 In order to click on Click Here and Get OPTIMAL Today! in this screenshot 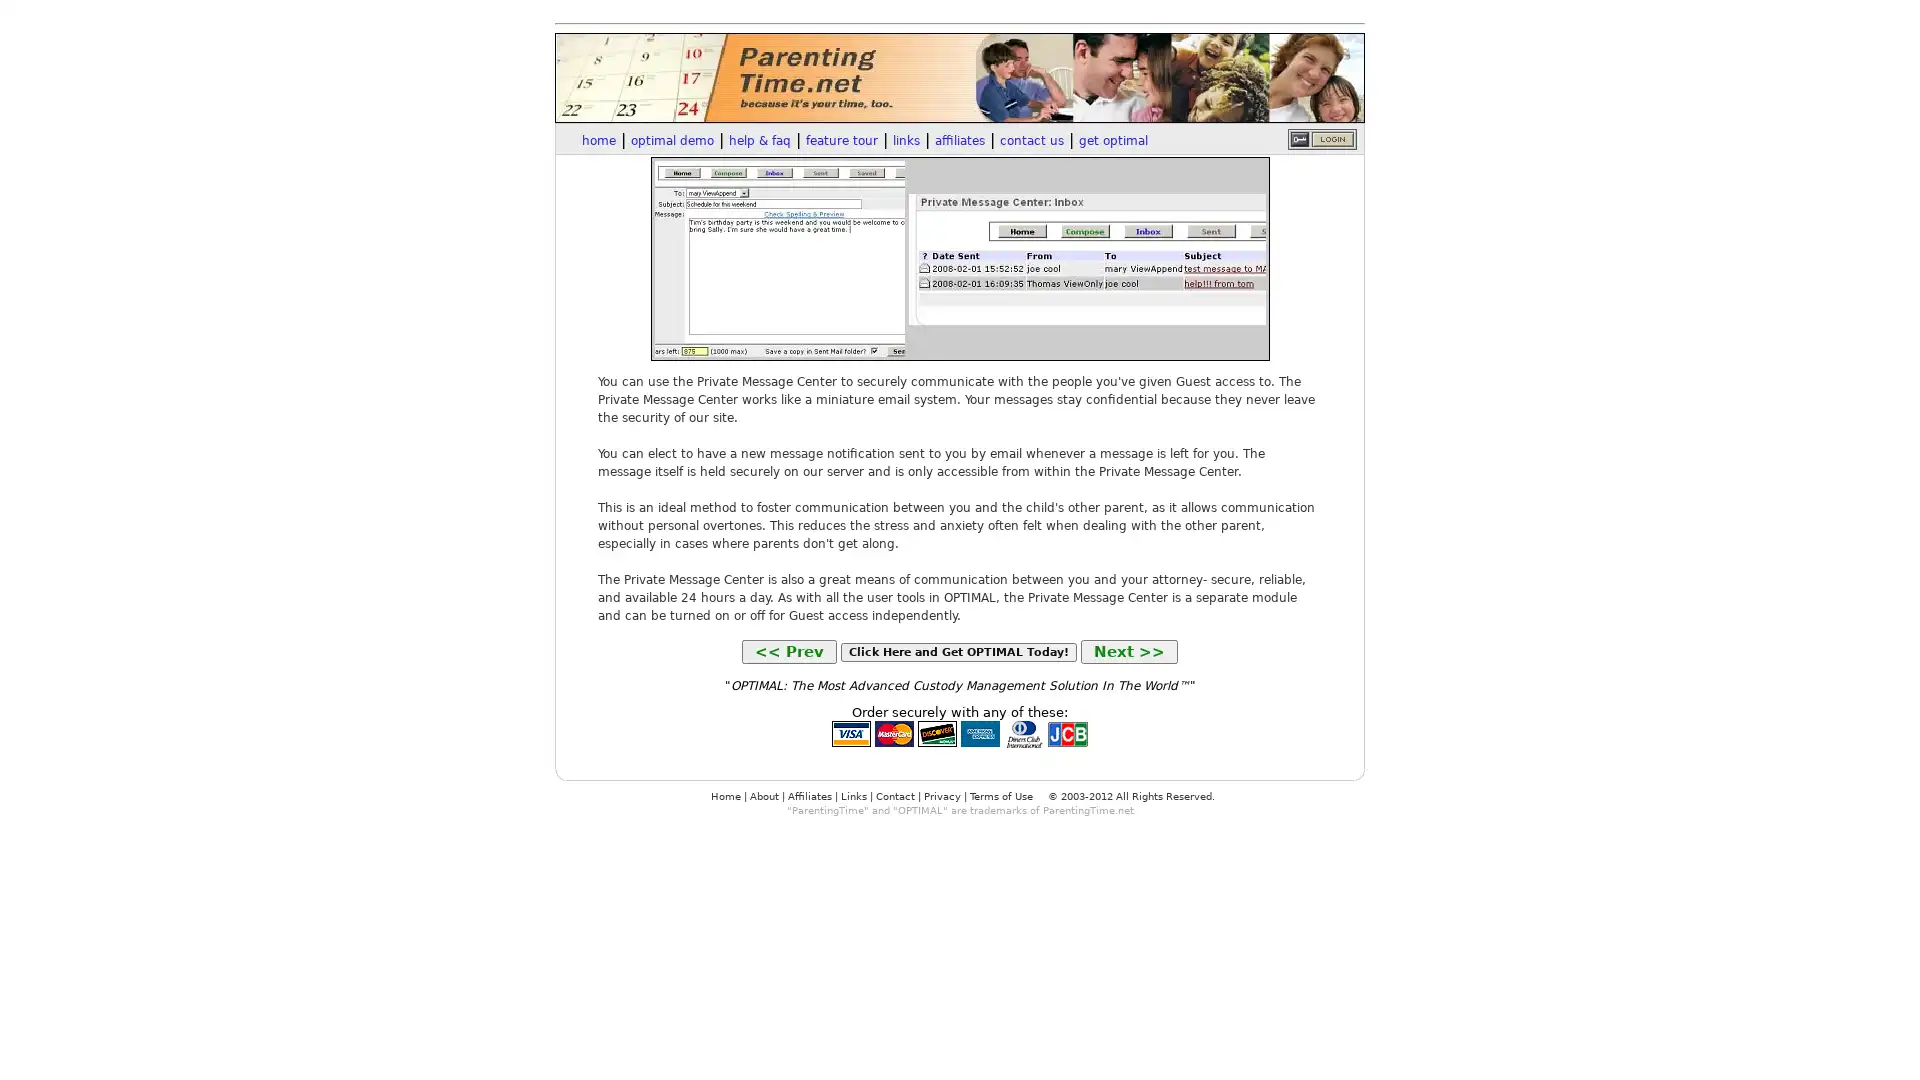, I will do `click(958, 651)`.